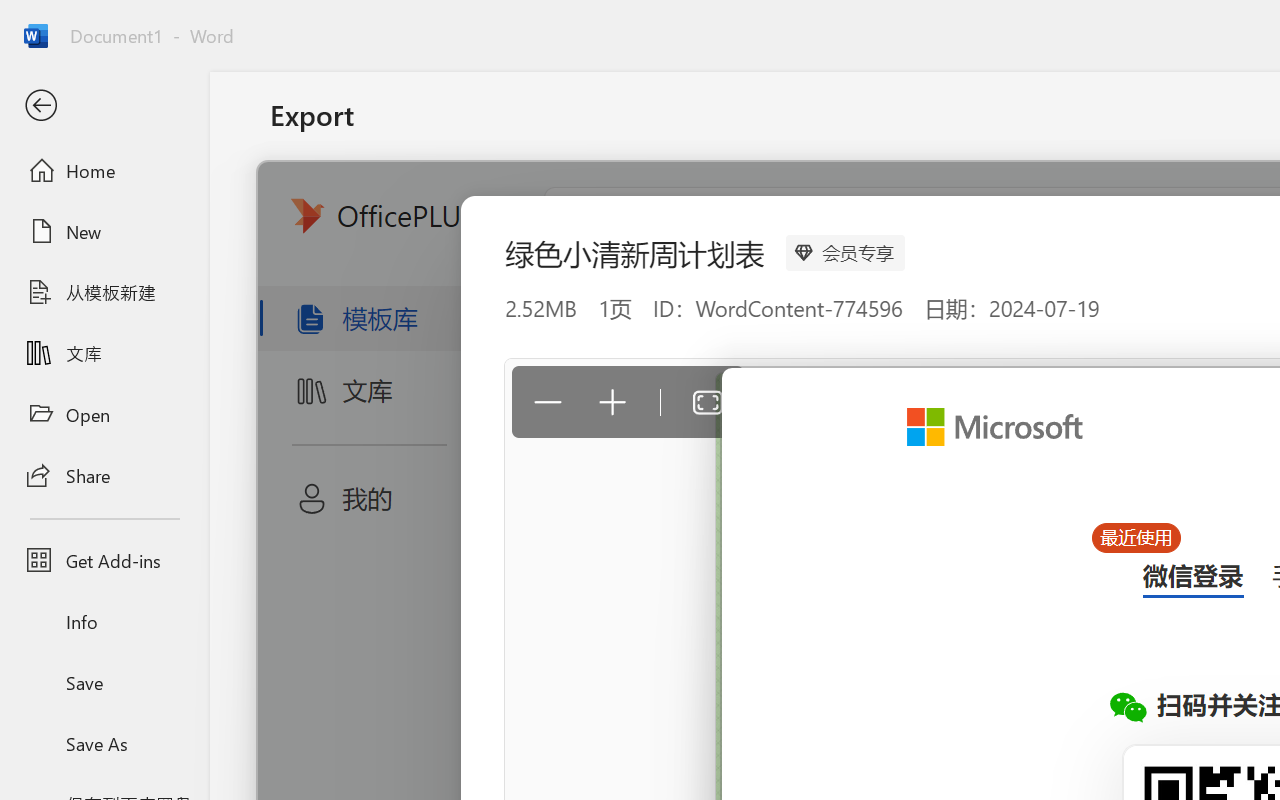 The width and height of the screenshot is (1280, 800). What do you see at coordinates (103, 743) in the screenshot?
I see `'Save As'` at bounding box center [103, 743].